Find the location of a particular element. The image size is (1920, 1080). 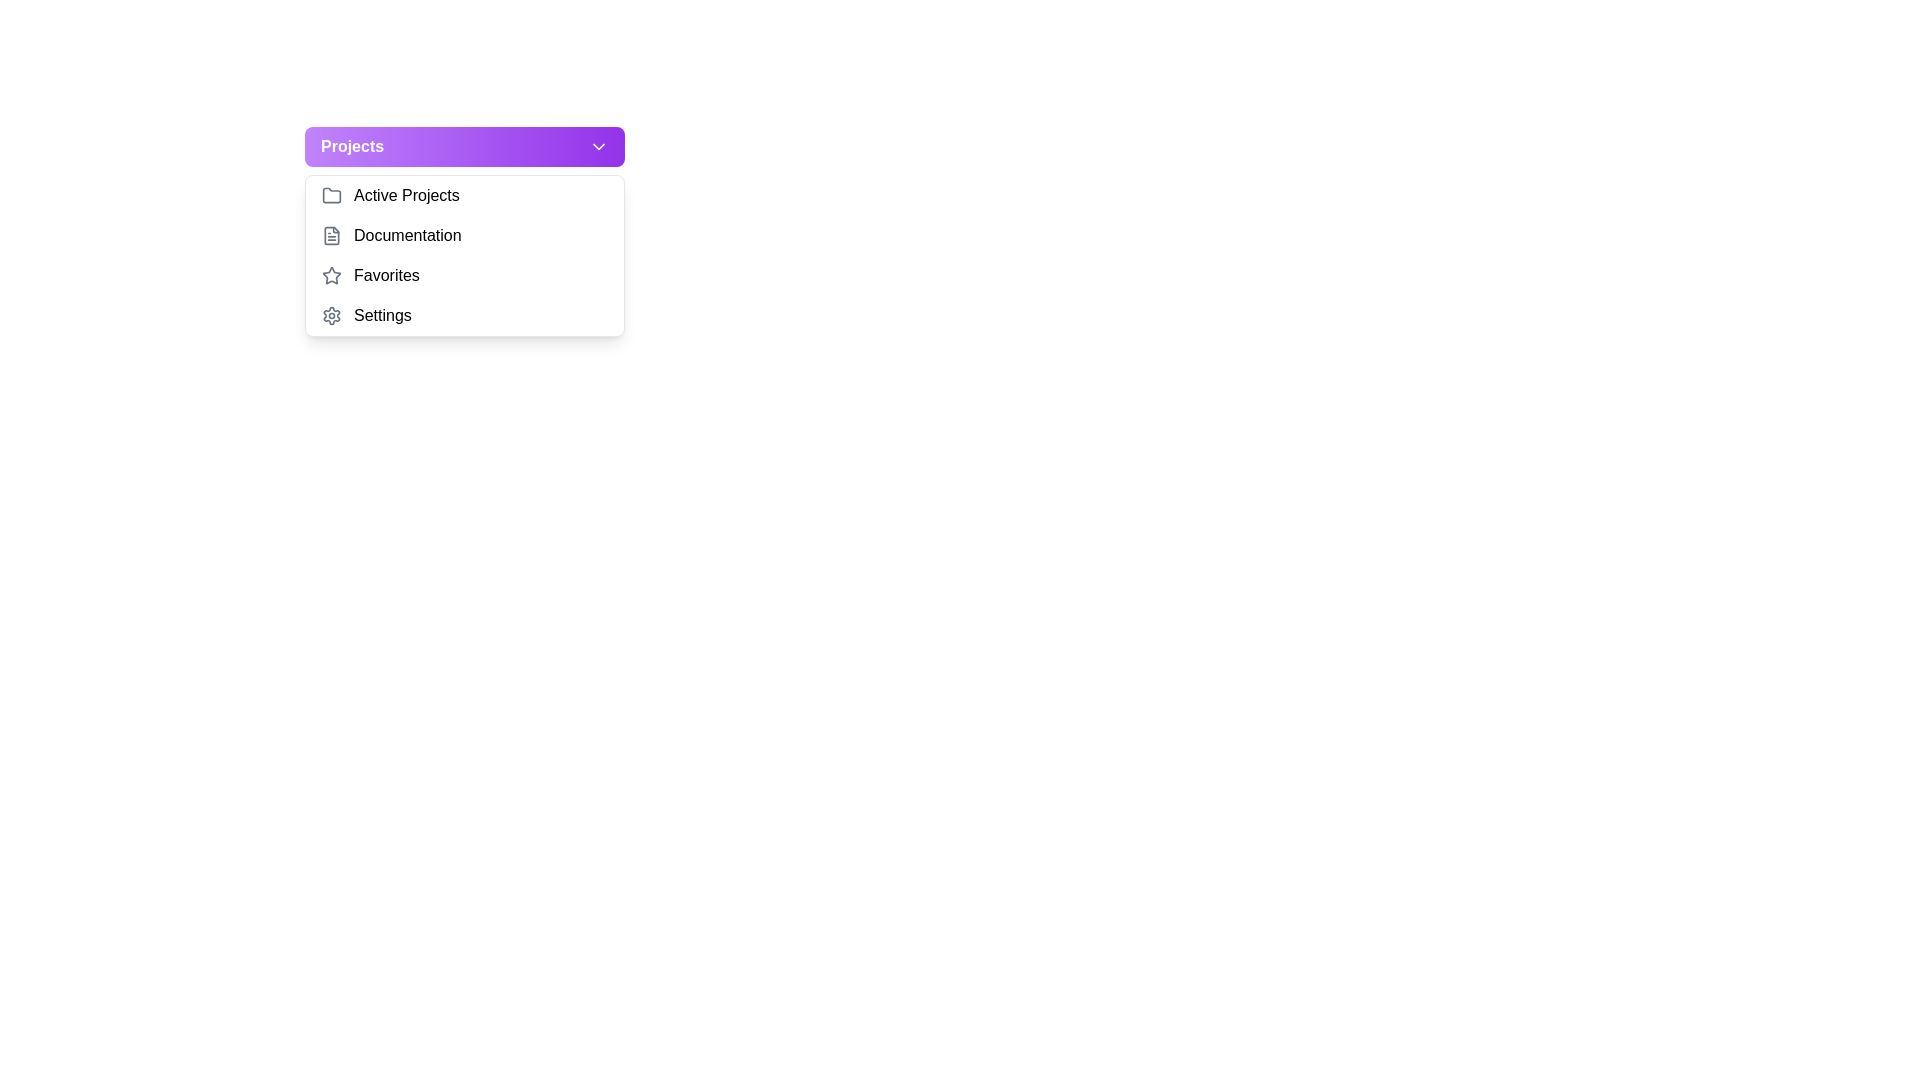

the gear icon representing the 'Settings' menu option, which is the leftmost icon in the vertical menu aligned with the text 'Settings' is located at coordinates (331, 315).